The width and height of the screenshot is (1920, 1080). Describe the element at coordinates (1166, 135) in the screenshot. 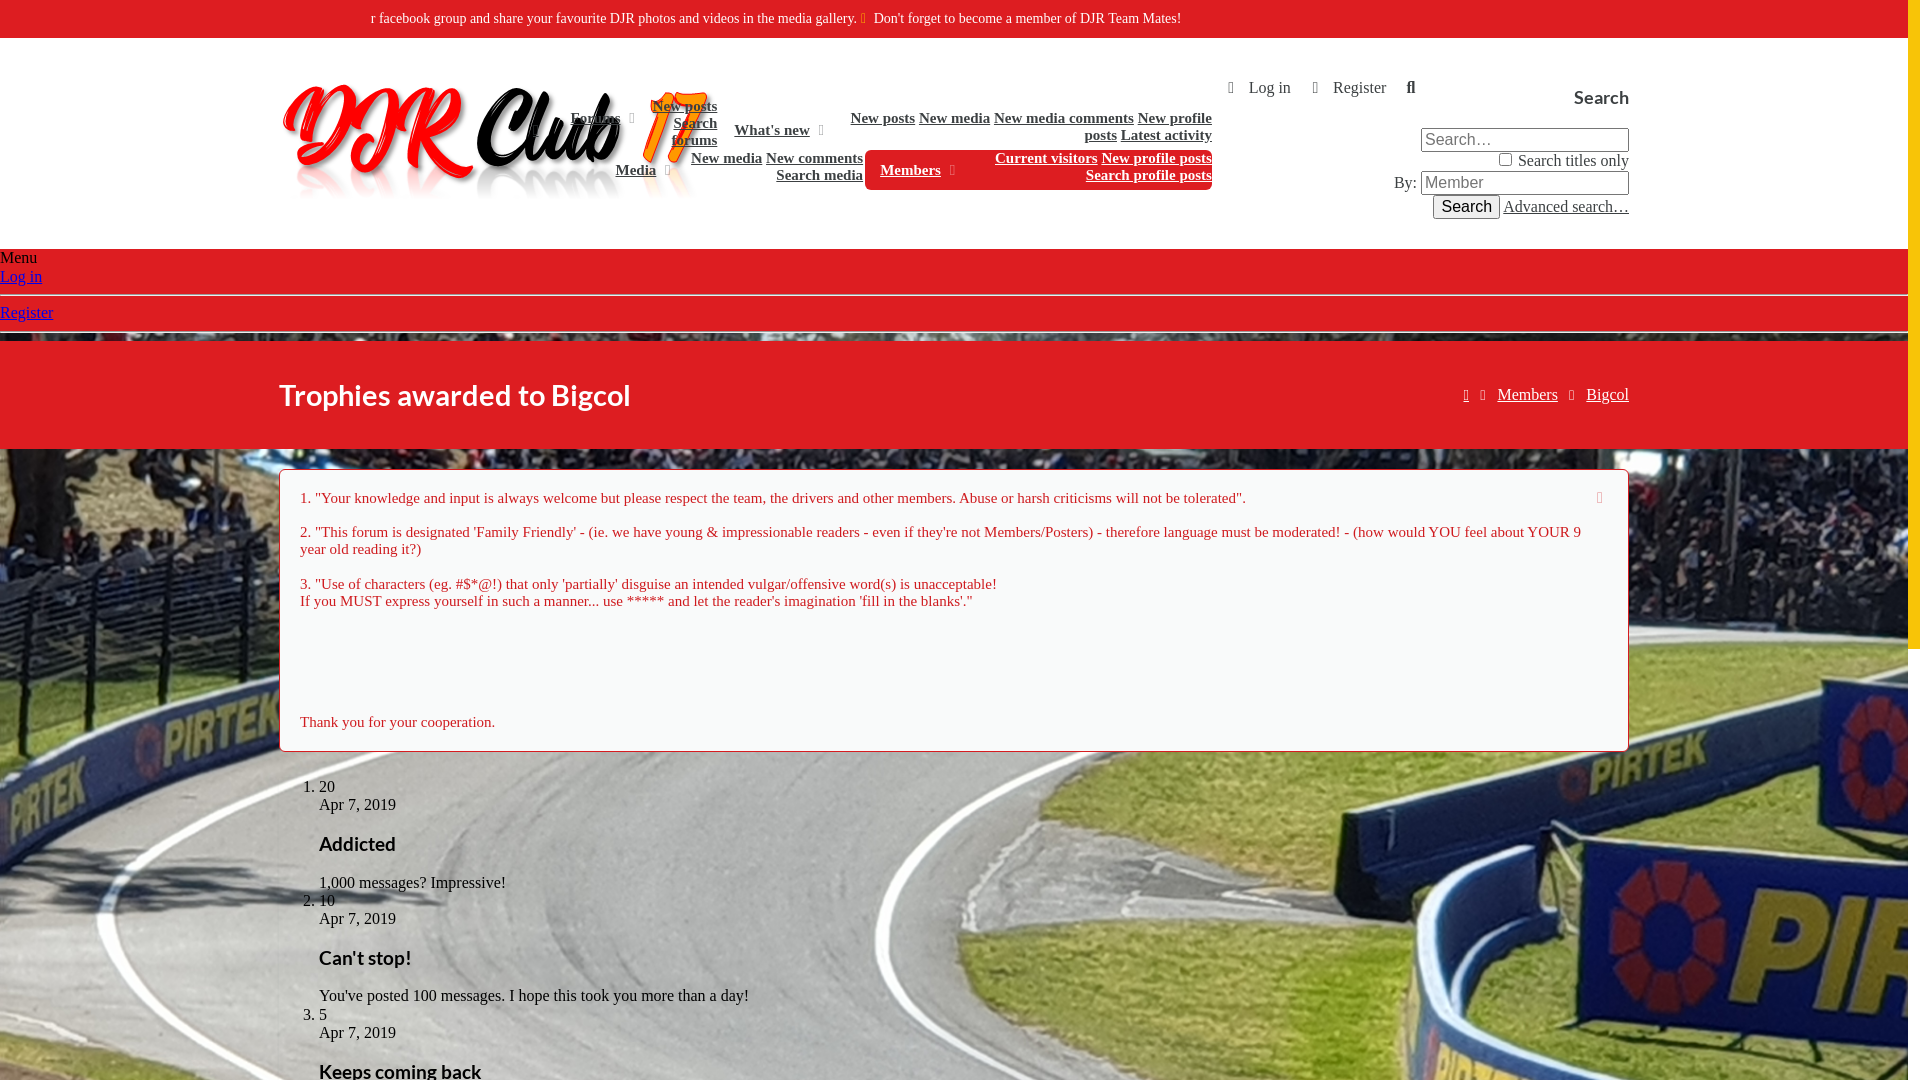

I see `'Latest activity'` at that location.